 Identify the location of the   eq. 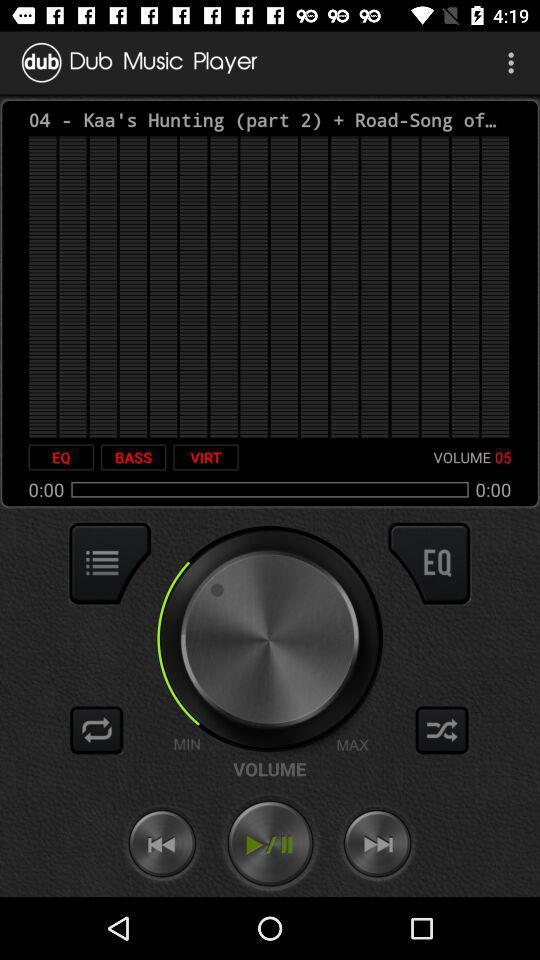
(61, 457).